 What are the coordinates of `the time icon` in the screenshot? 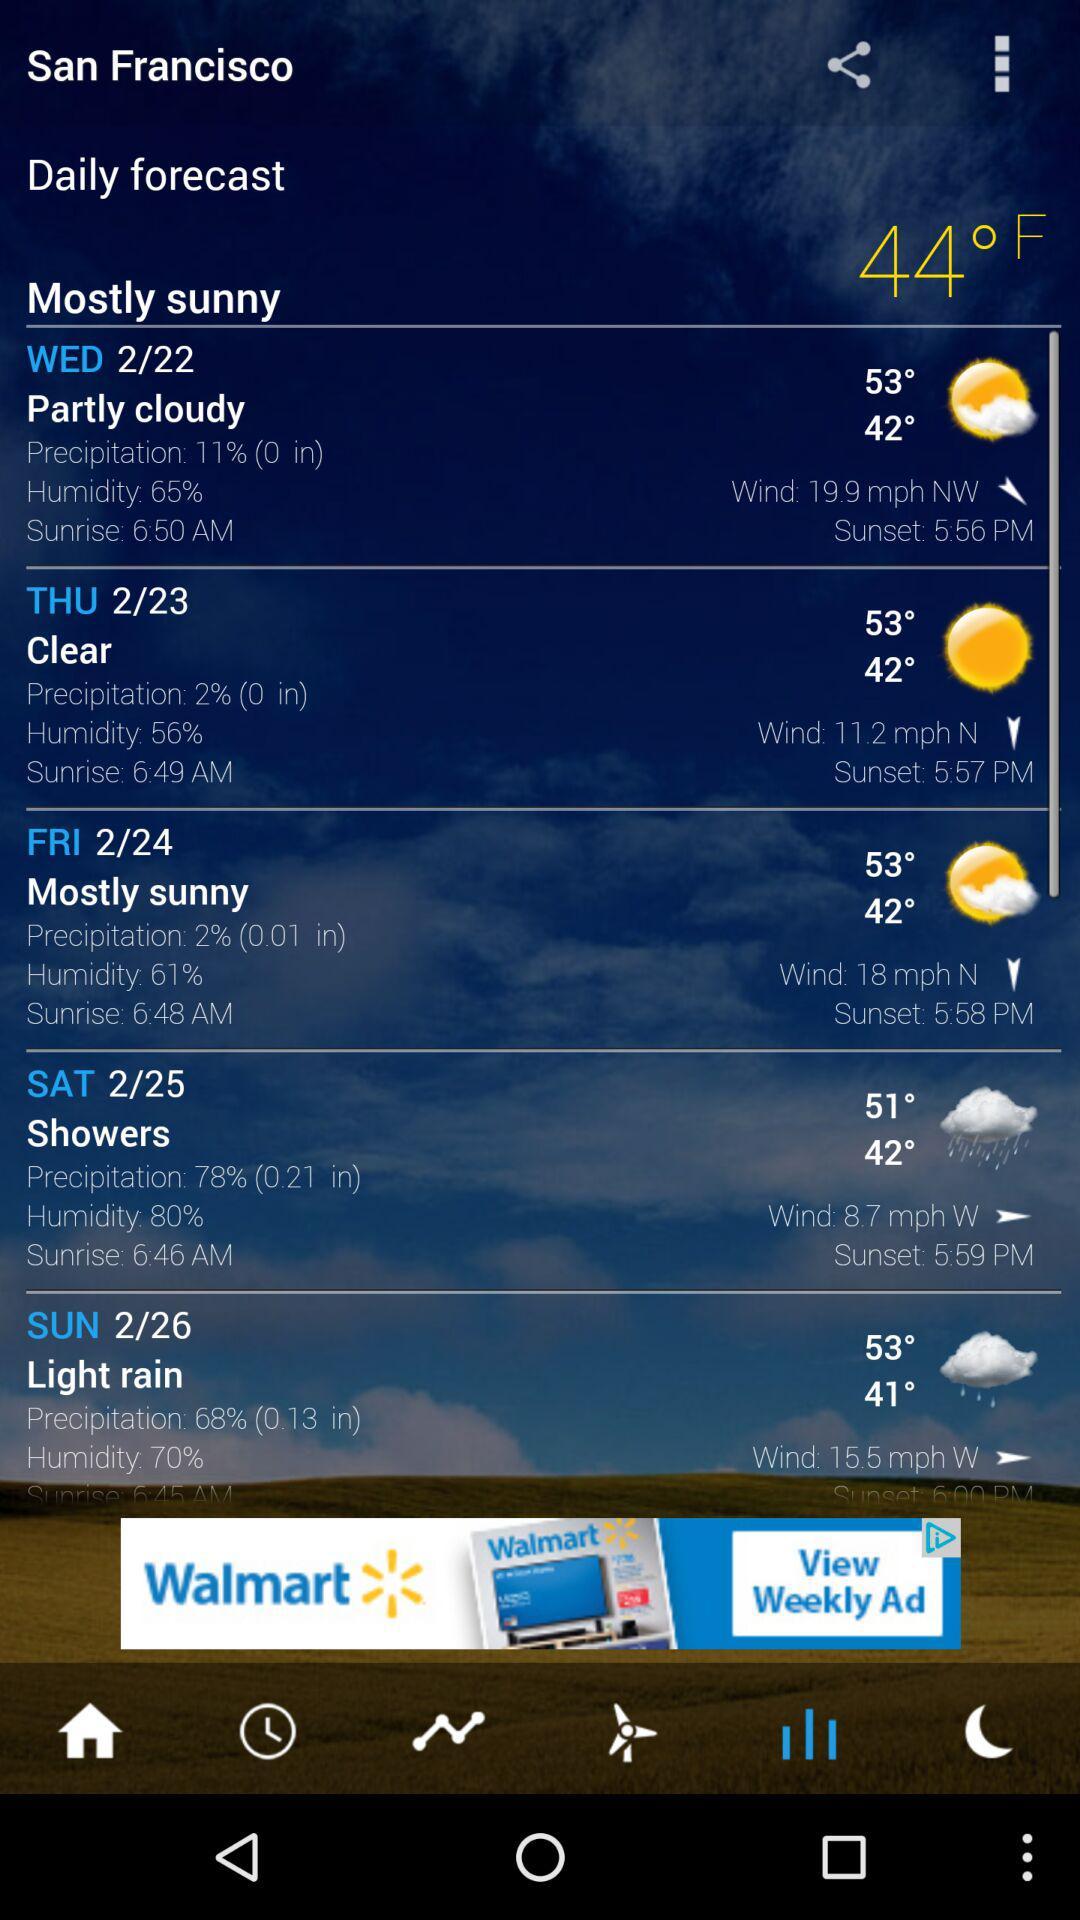 It's located at (270, 1849).